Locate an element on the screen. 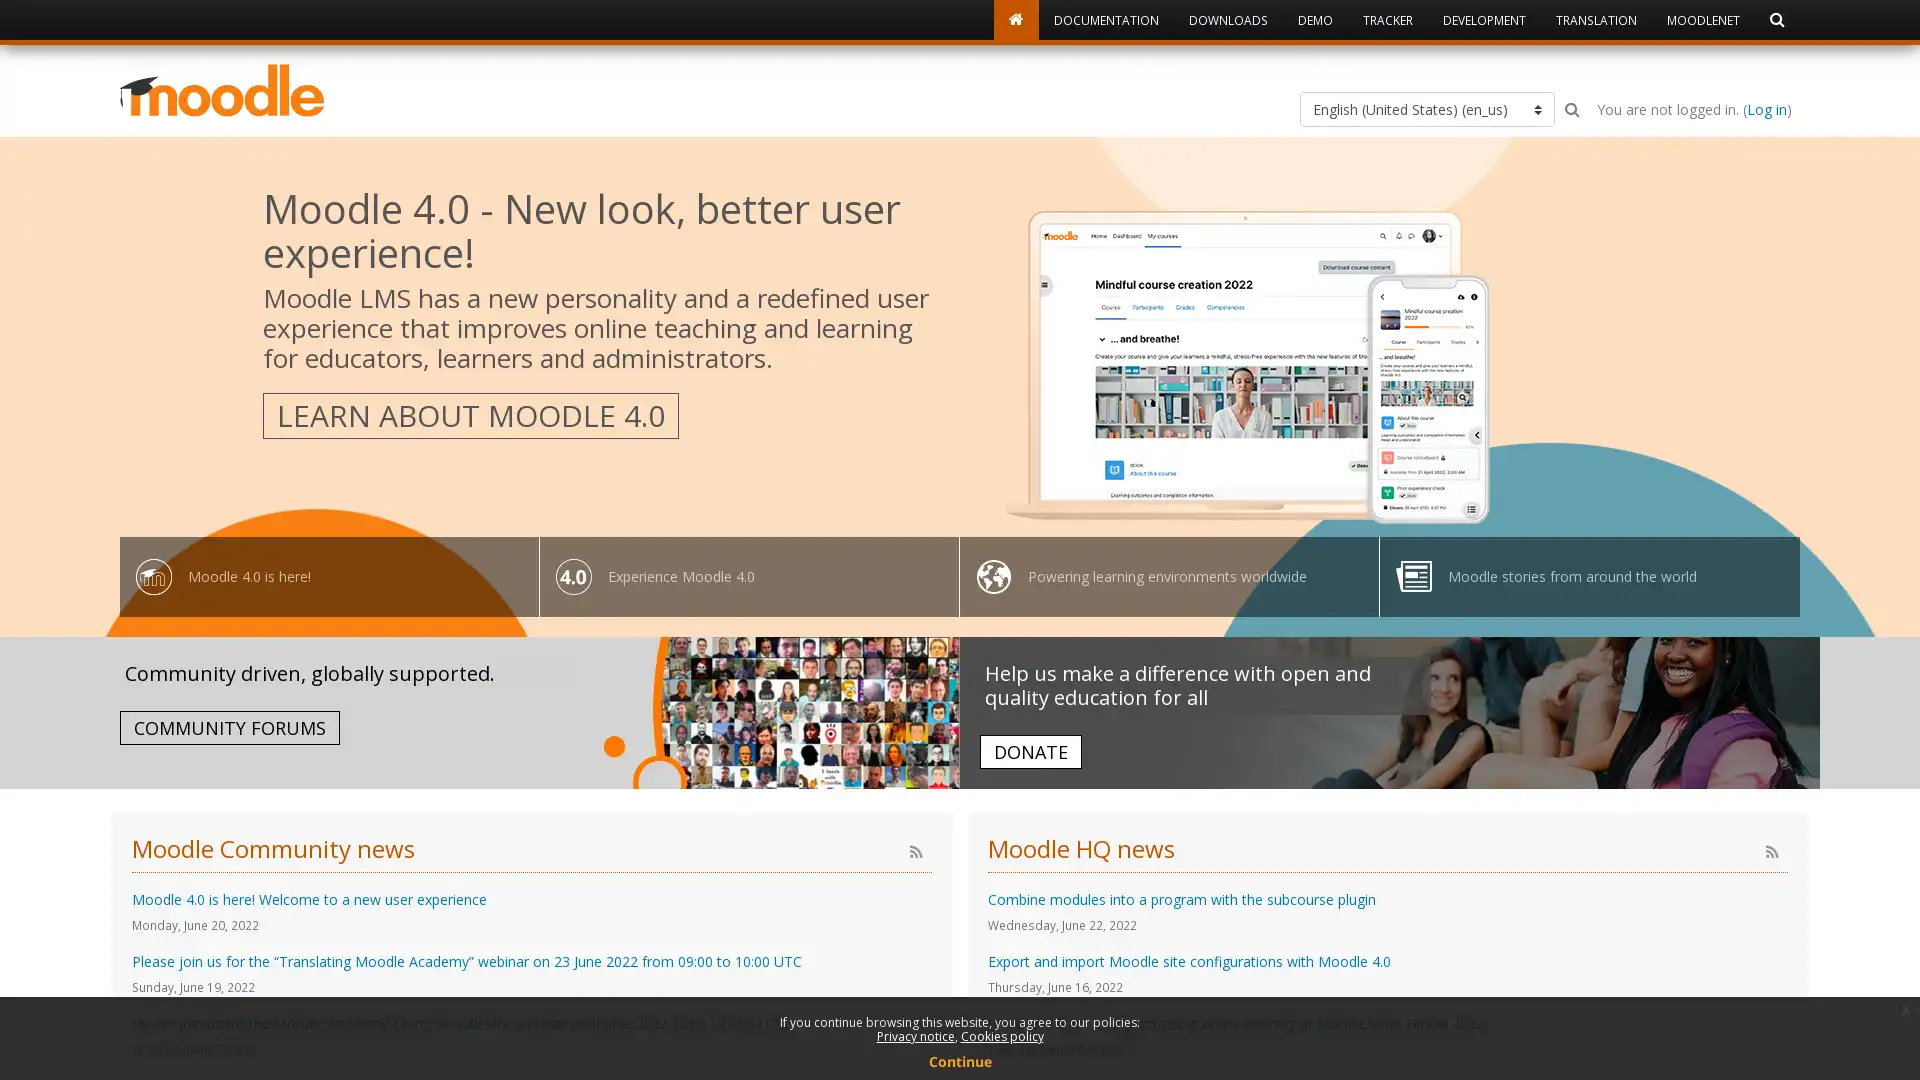 This screenshot has width=1920, height=1080. Toggle search input is located at coordinates (1571, 109).